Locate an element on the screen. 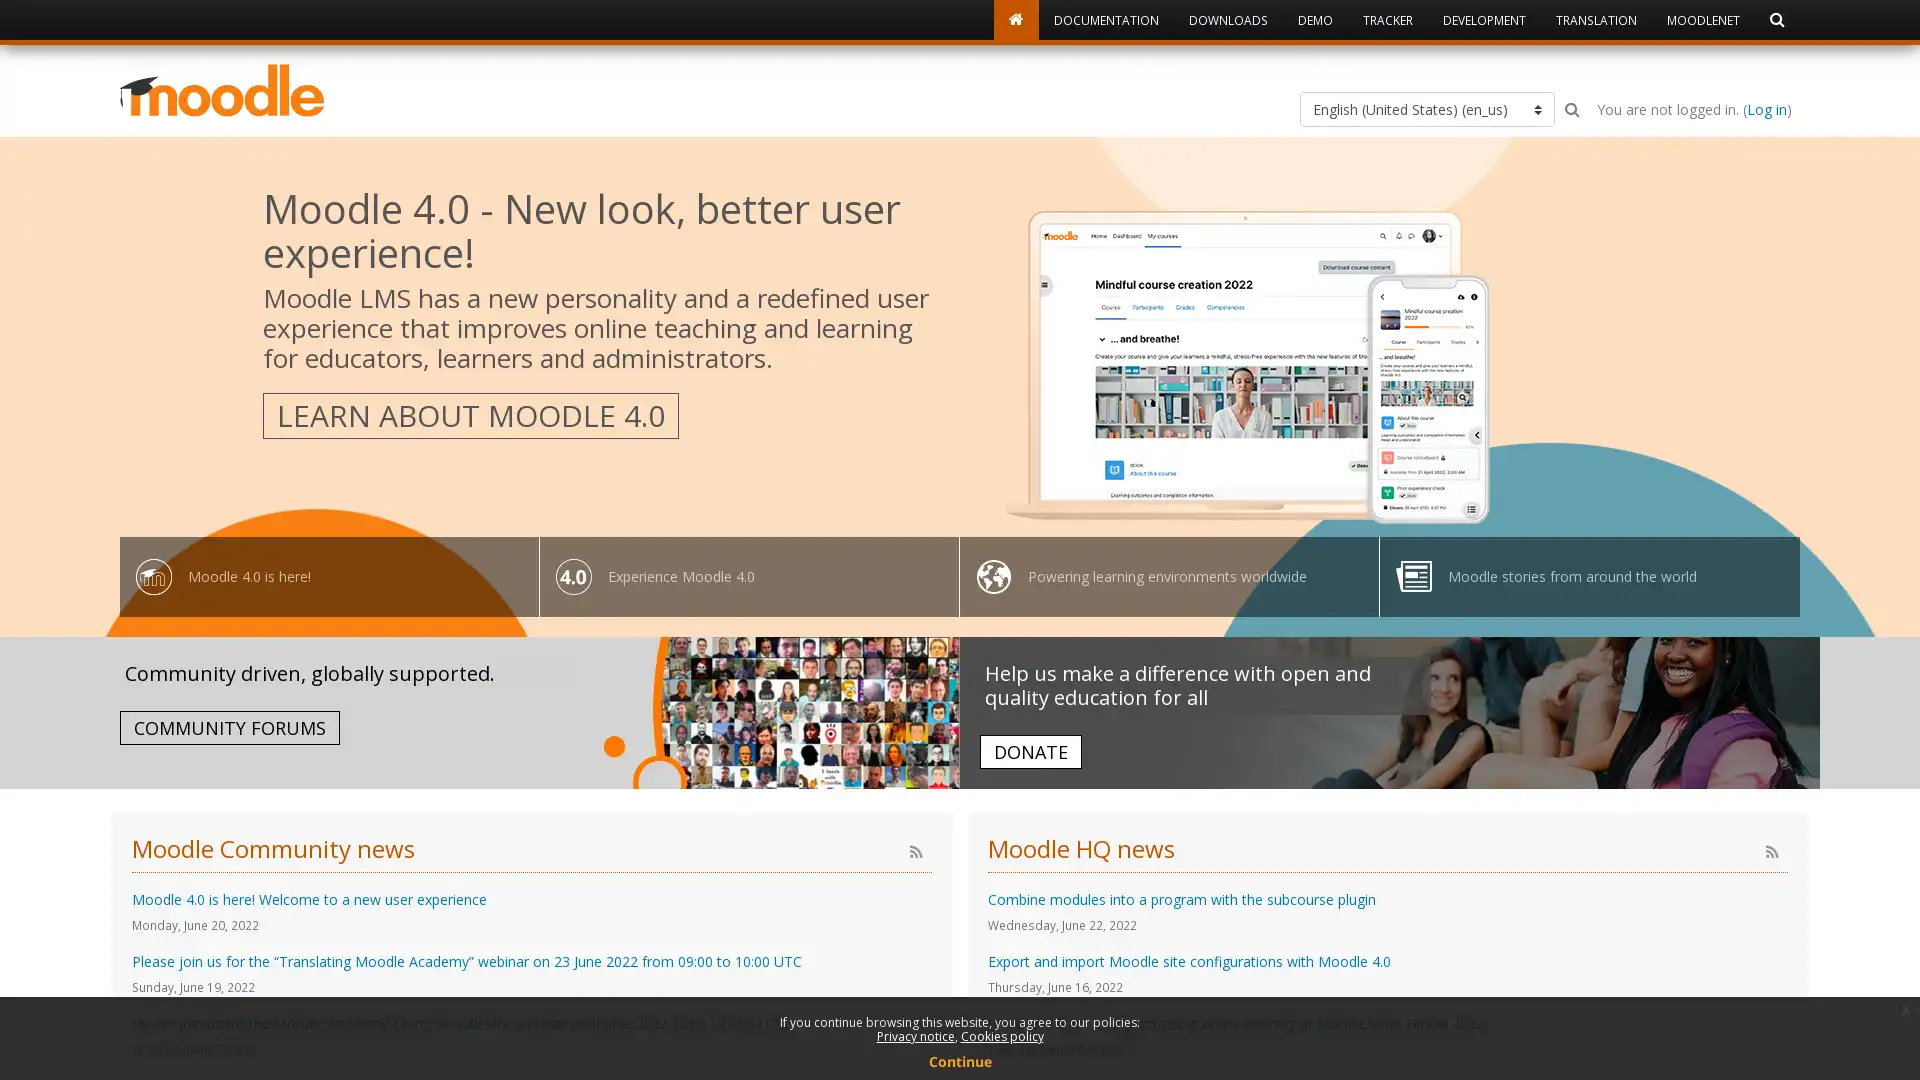 This screenshot has width=1920, height=1080. Toggle search input is located at coordinates (1571, 109).